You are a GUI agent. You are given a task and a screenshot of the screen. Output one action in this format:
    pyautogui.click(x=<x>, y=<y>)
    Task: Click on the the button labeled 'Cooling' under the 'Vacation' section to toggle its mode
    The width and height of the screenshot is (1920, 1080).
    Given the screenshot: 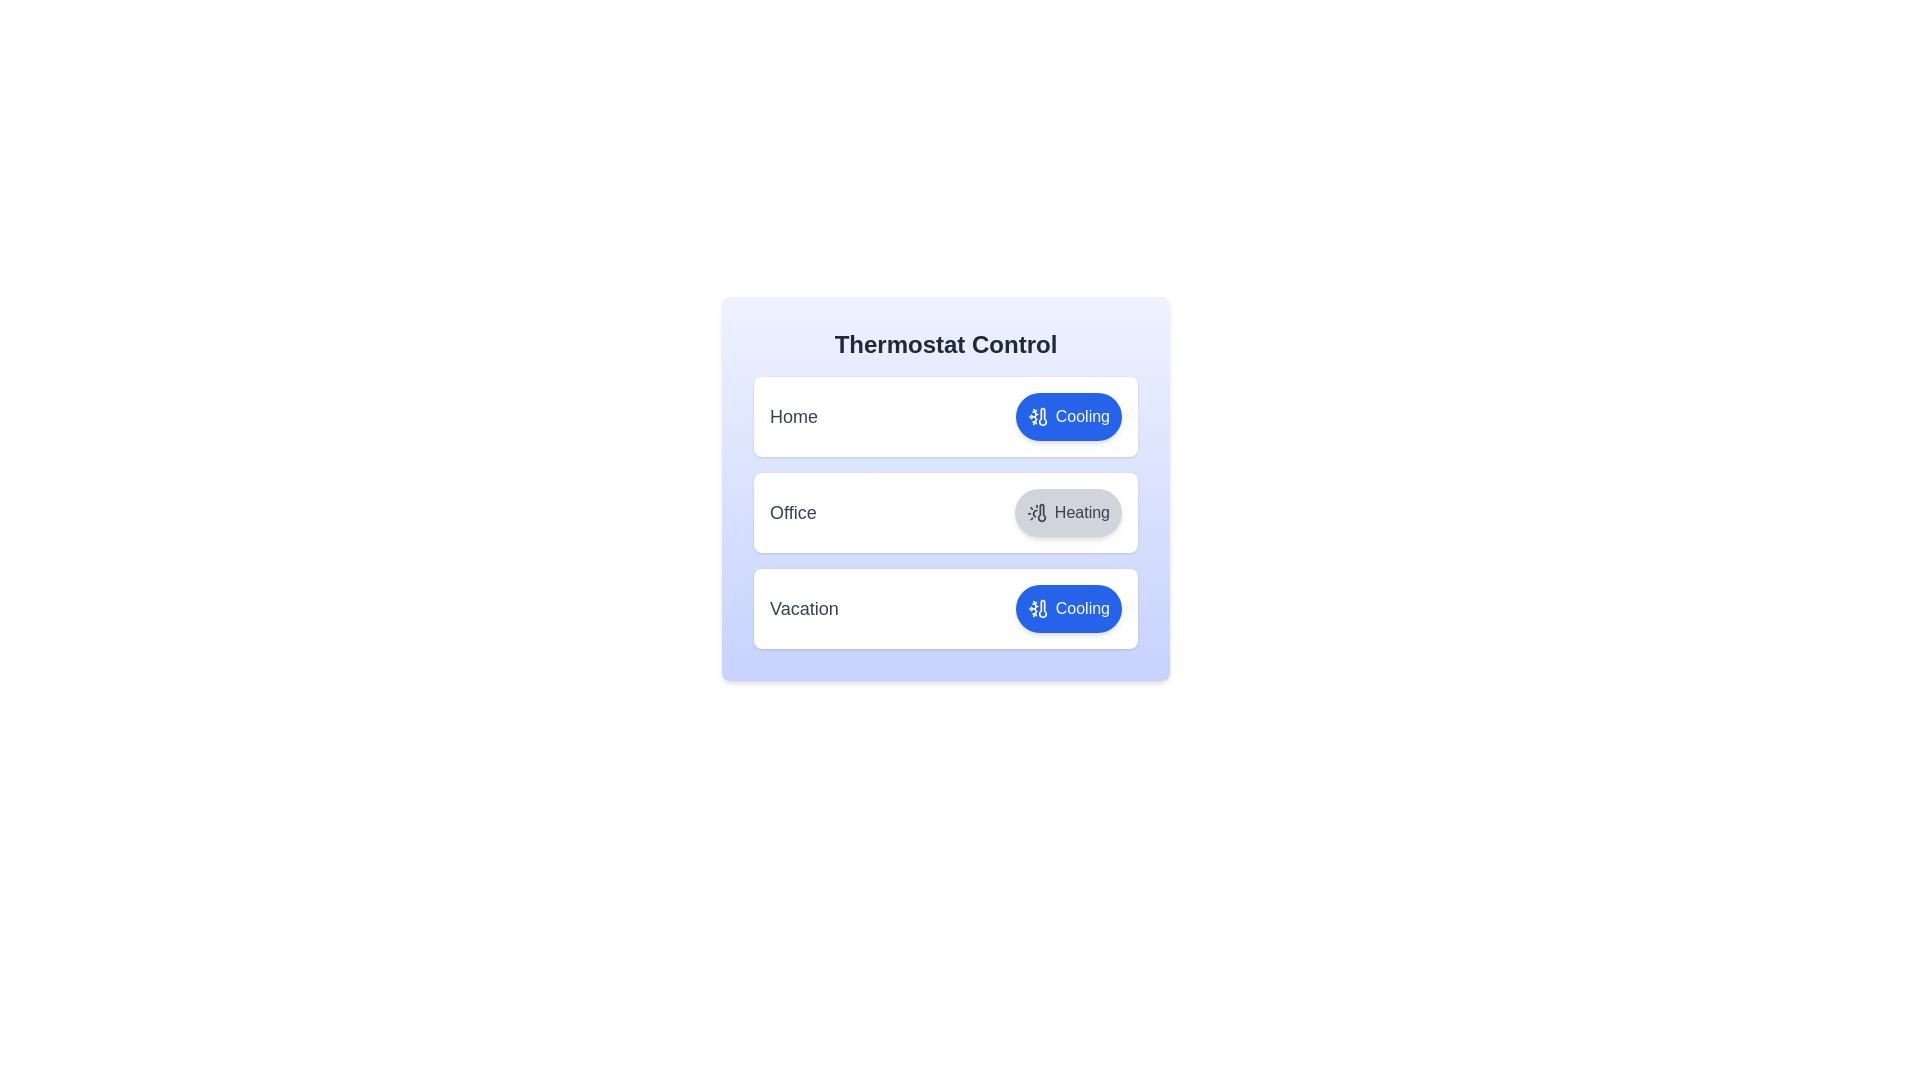 What is the action you would take?
    pyautogui.click(x=1067, y=608)
    